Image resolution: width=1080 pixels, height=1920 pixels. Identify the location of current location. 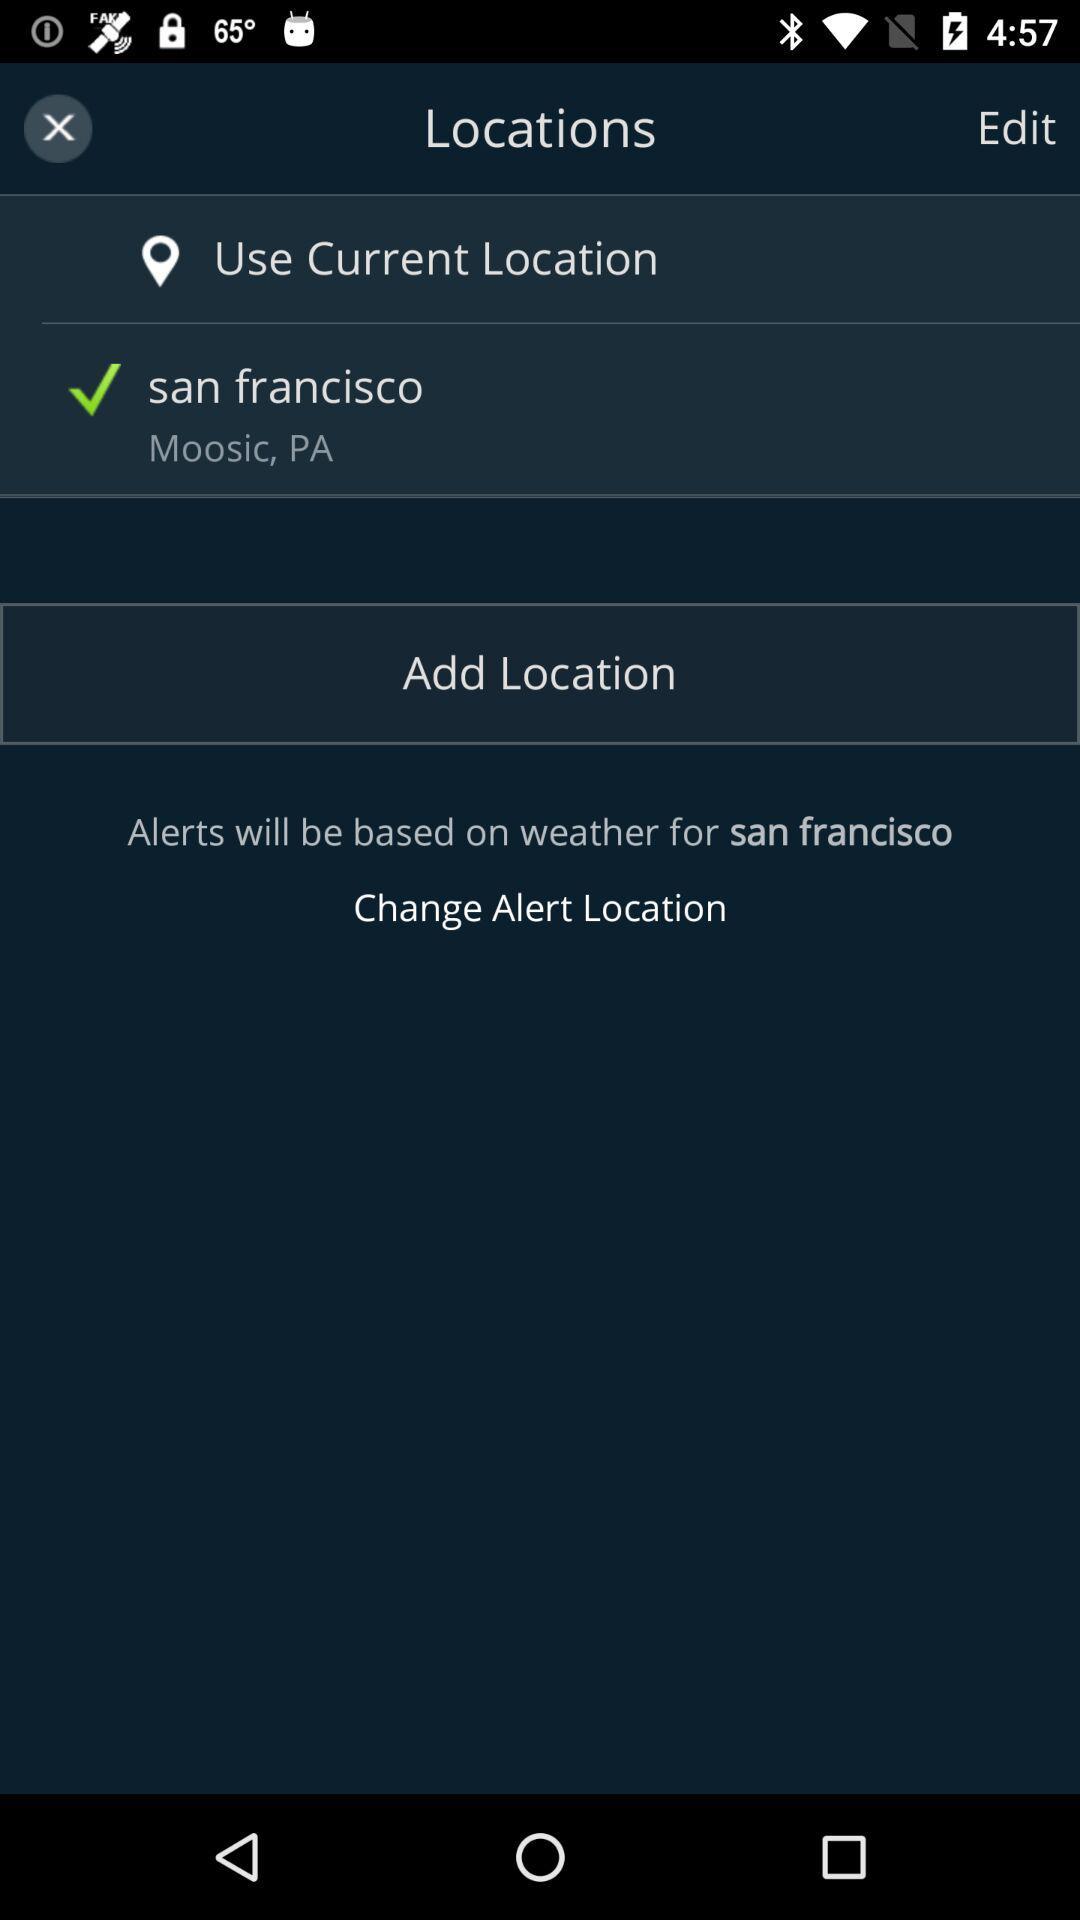
(131, 240).